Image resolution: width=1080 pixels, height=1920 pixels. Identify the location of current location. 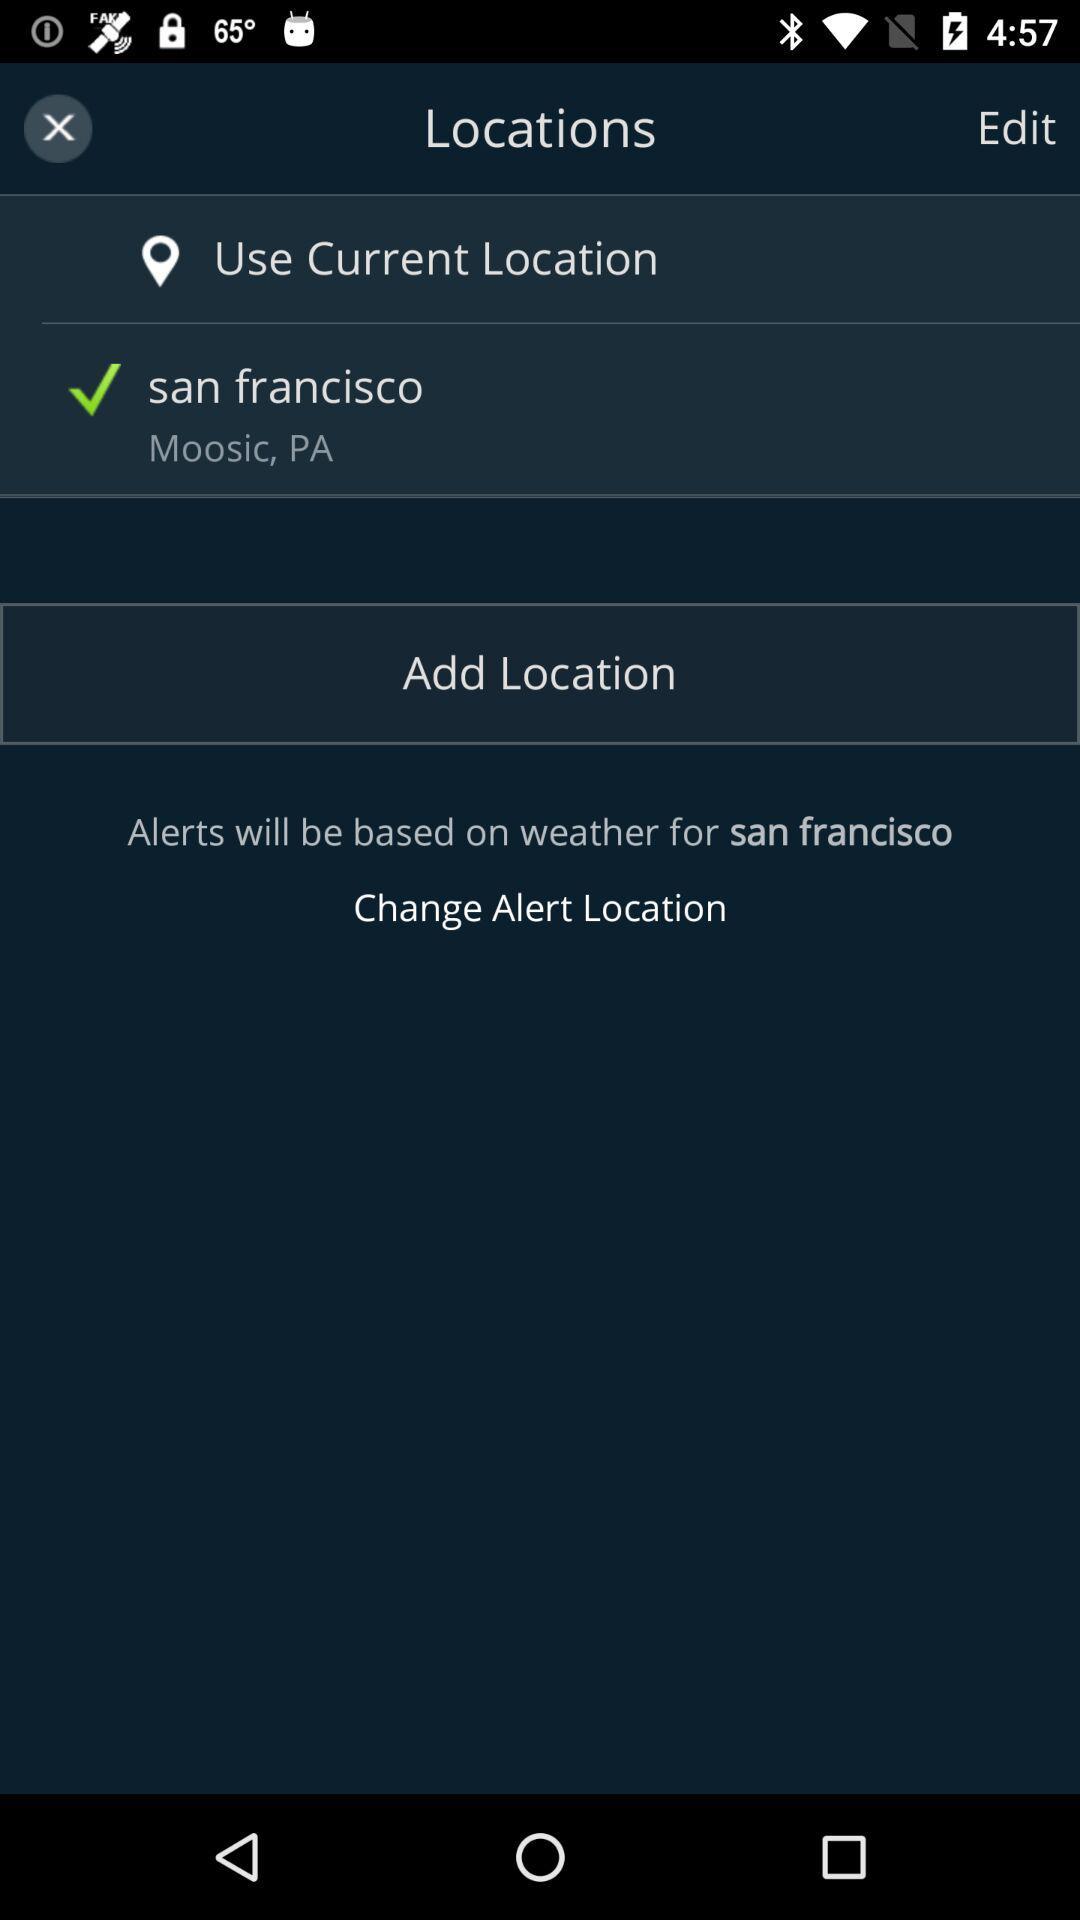
(131, 240).